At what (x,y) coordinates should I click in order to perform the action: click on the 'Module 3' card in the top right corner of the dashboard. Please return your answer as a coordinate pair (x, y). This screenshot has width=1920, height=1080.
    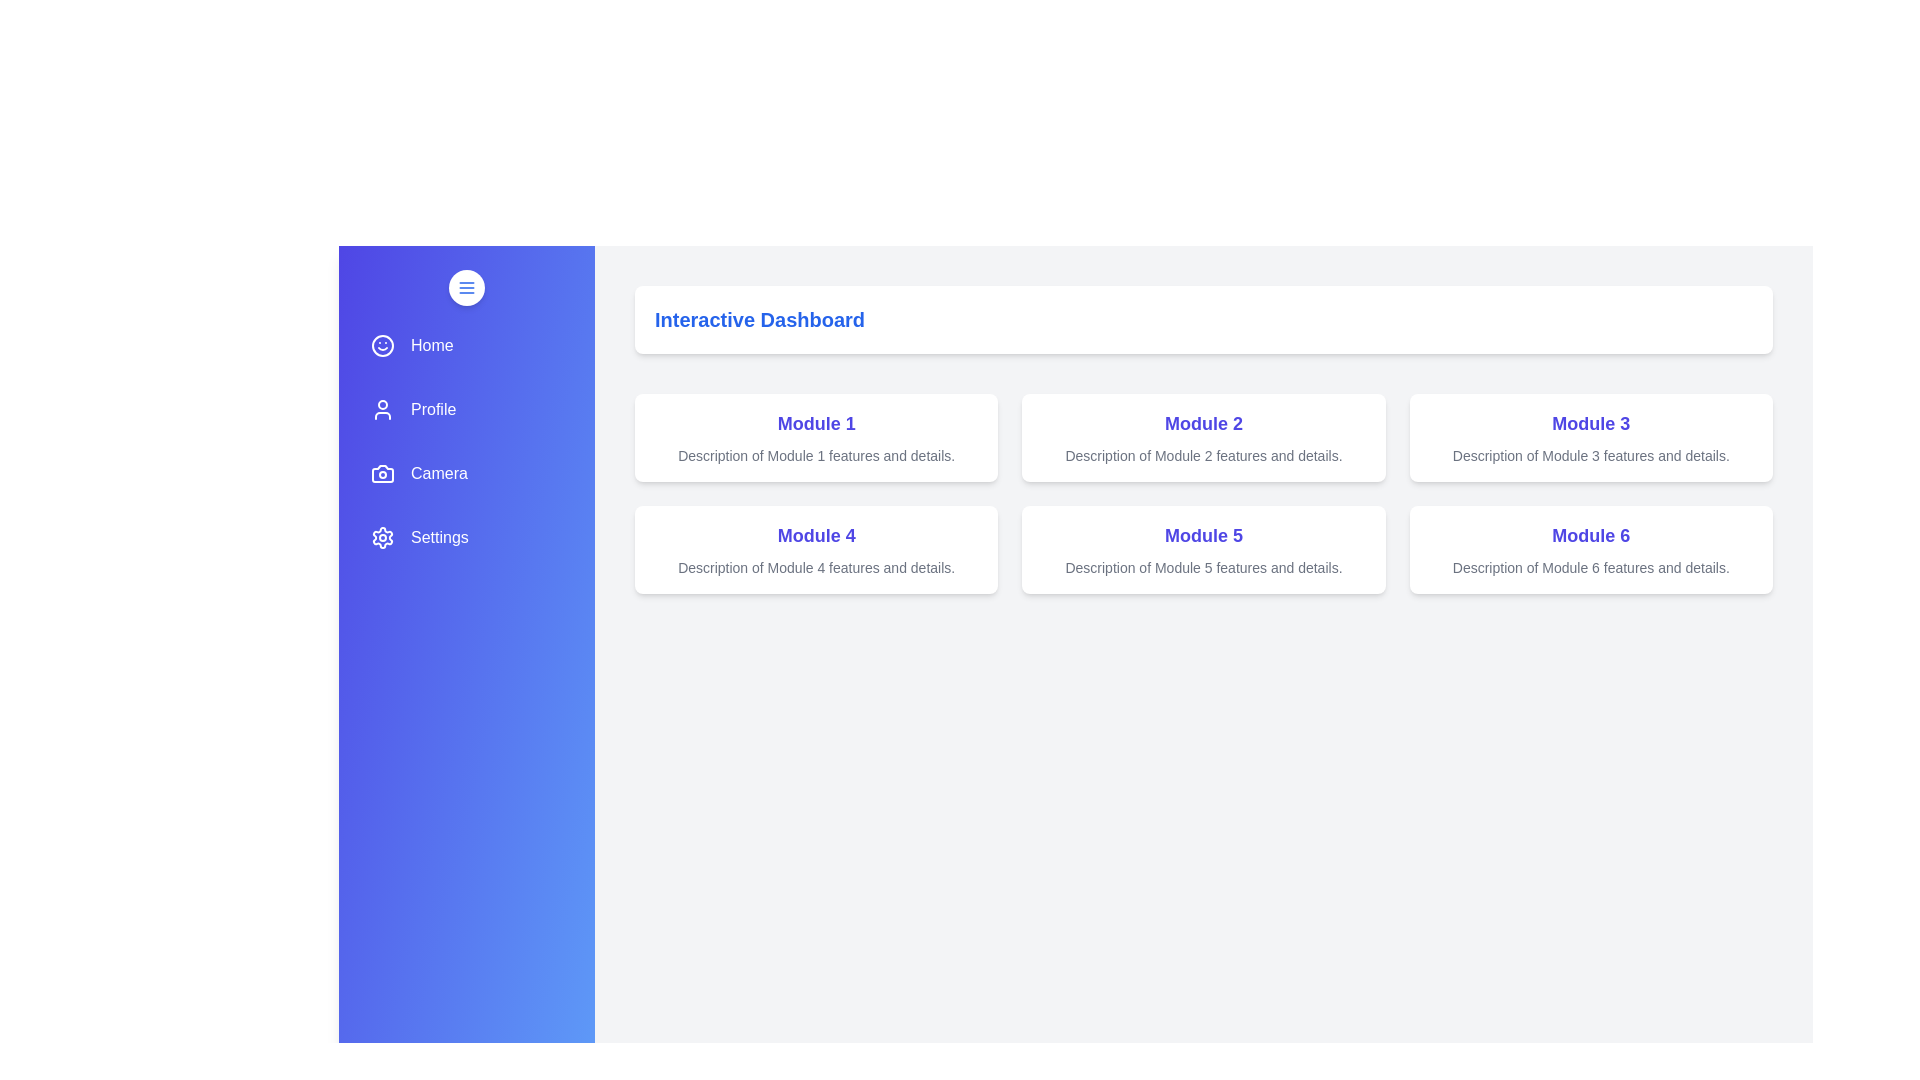
    Looking at the image, I should click on (1590, 437).